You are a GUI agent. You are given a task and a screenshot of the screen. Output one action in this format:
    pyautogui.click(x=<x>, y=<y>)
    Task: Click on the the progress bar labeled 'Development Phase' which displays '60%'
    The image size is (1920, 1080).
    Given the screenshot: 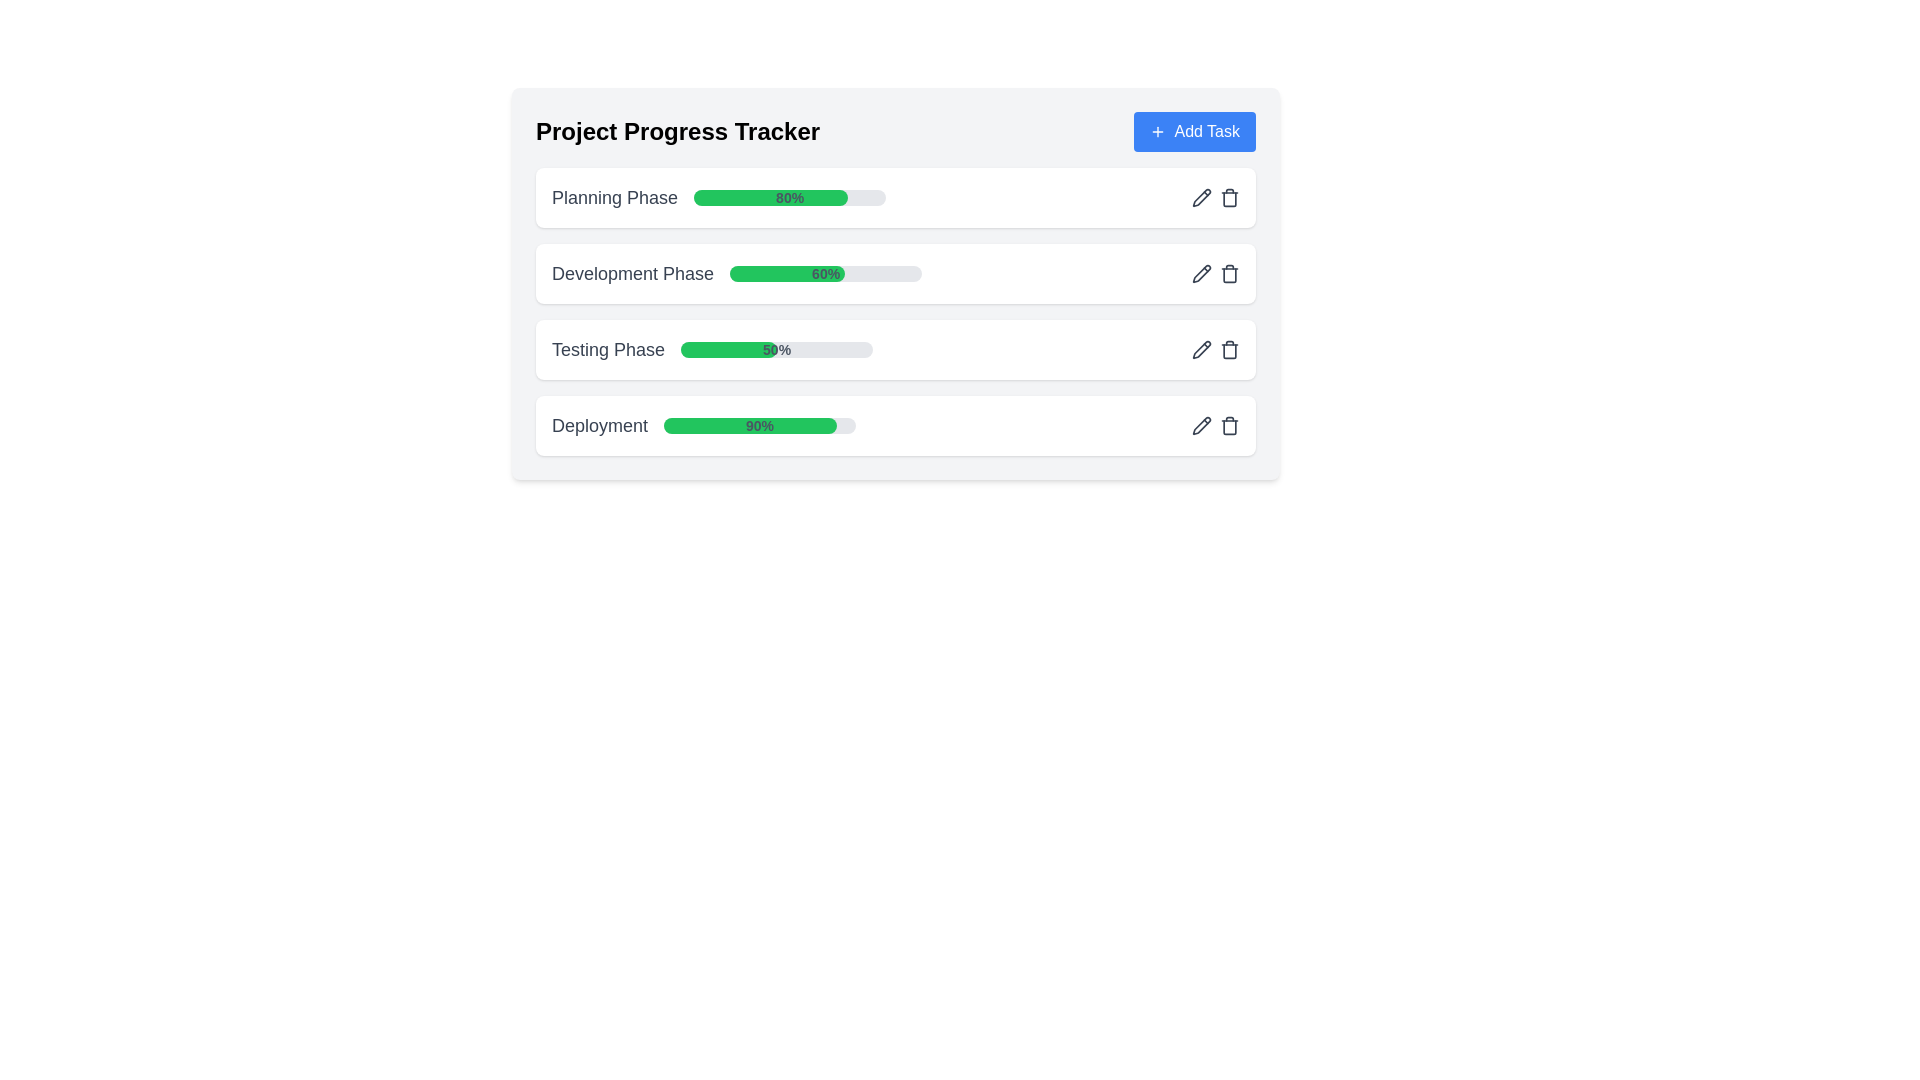 What is the action you would take?
    pyautogui.click(x=895, y=284)
    